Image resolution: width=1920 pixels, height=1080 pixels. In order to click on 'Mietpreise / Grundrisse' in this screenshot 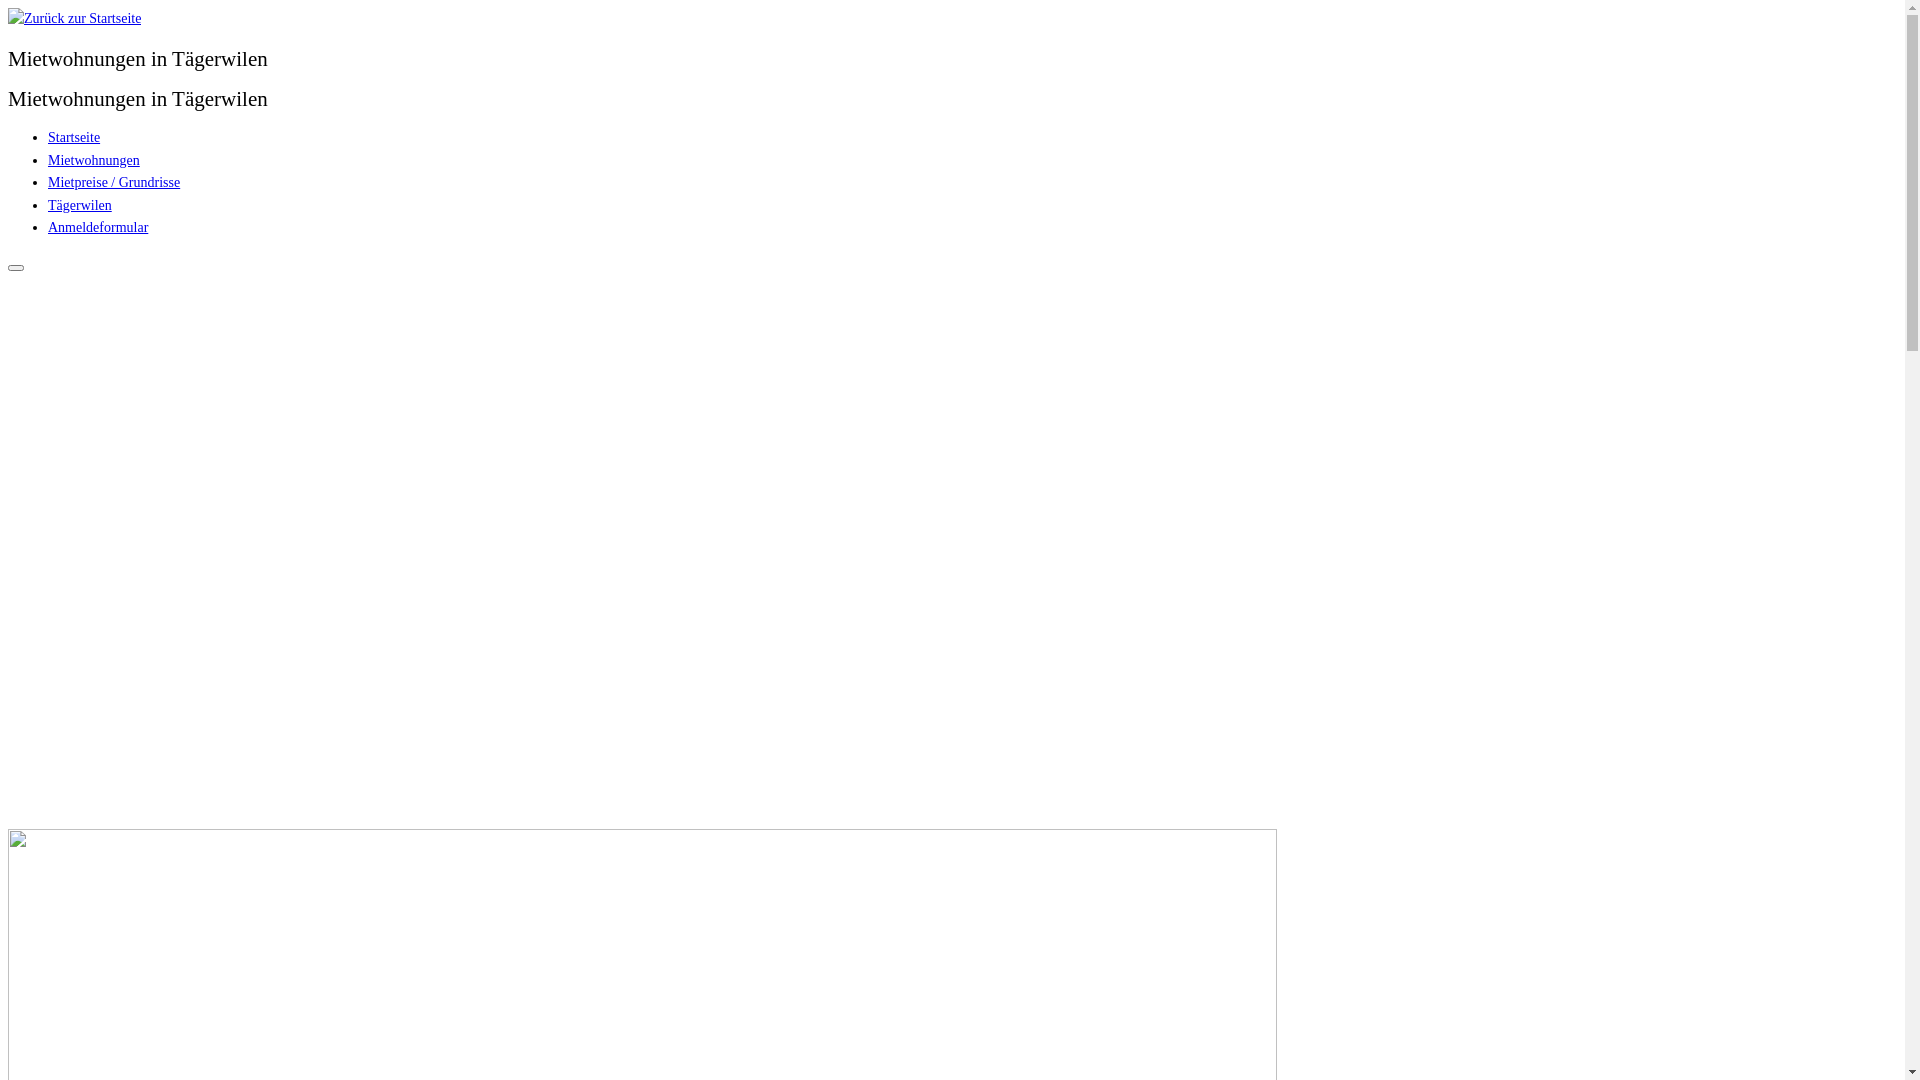, I will do `click(48, 182)`.